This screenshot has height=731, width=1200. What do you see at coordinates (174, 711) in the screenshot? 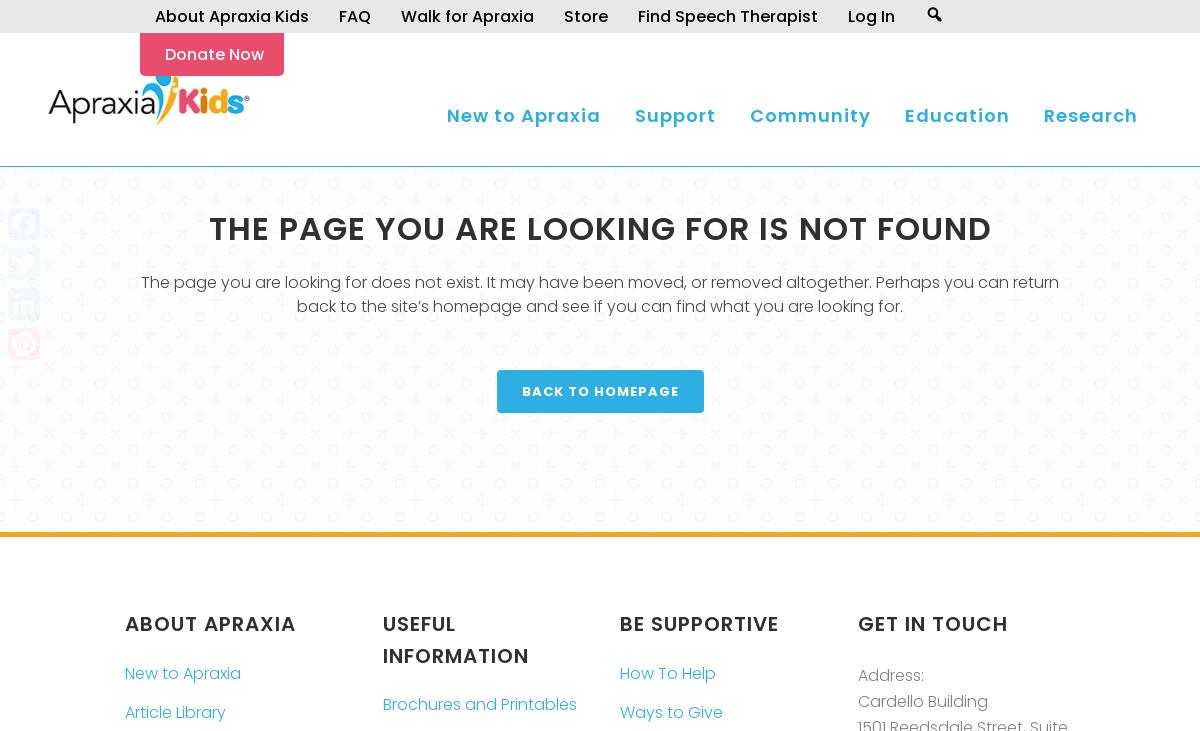
I see `'Article Library'` at bounding box center [174, 711].